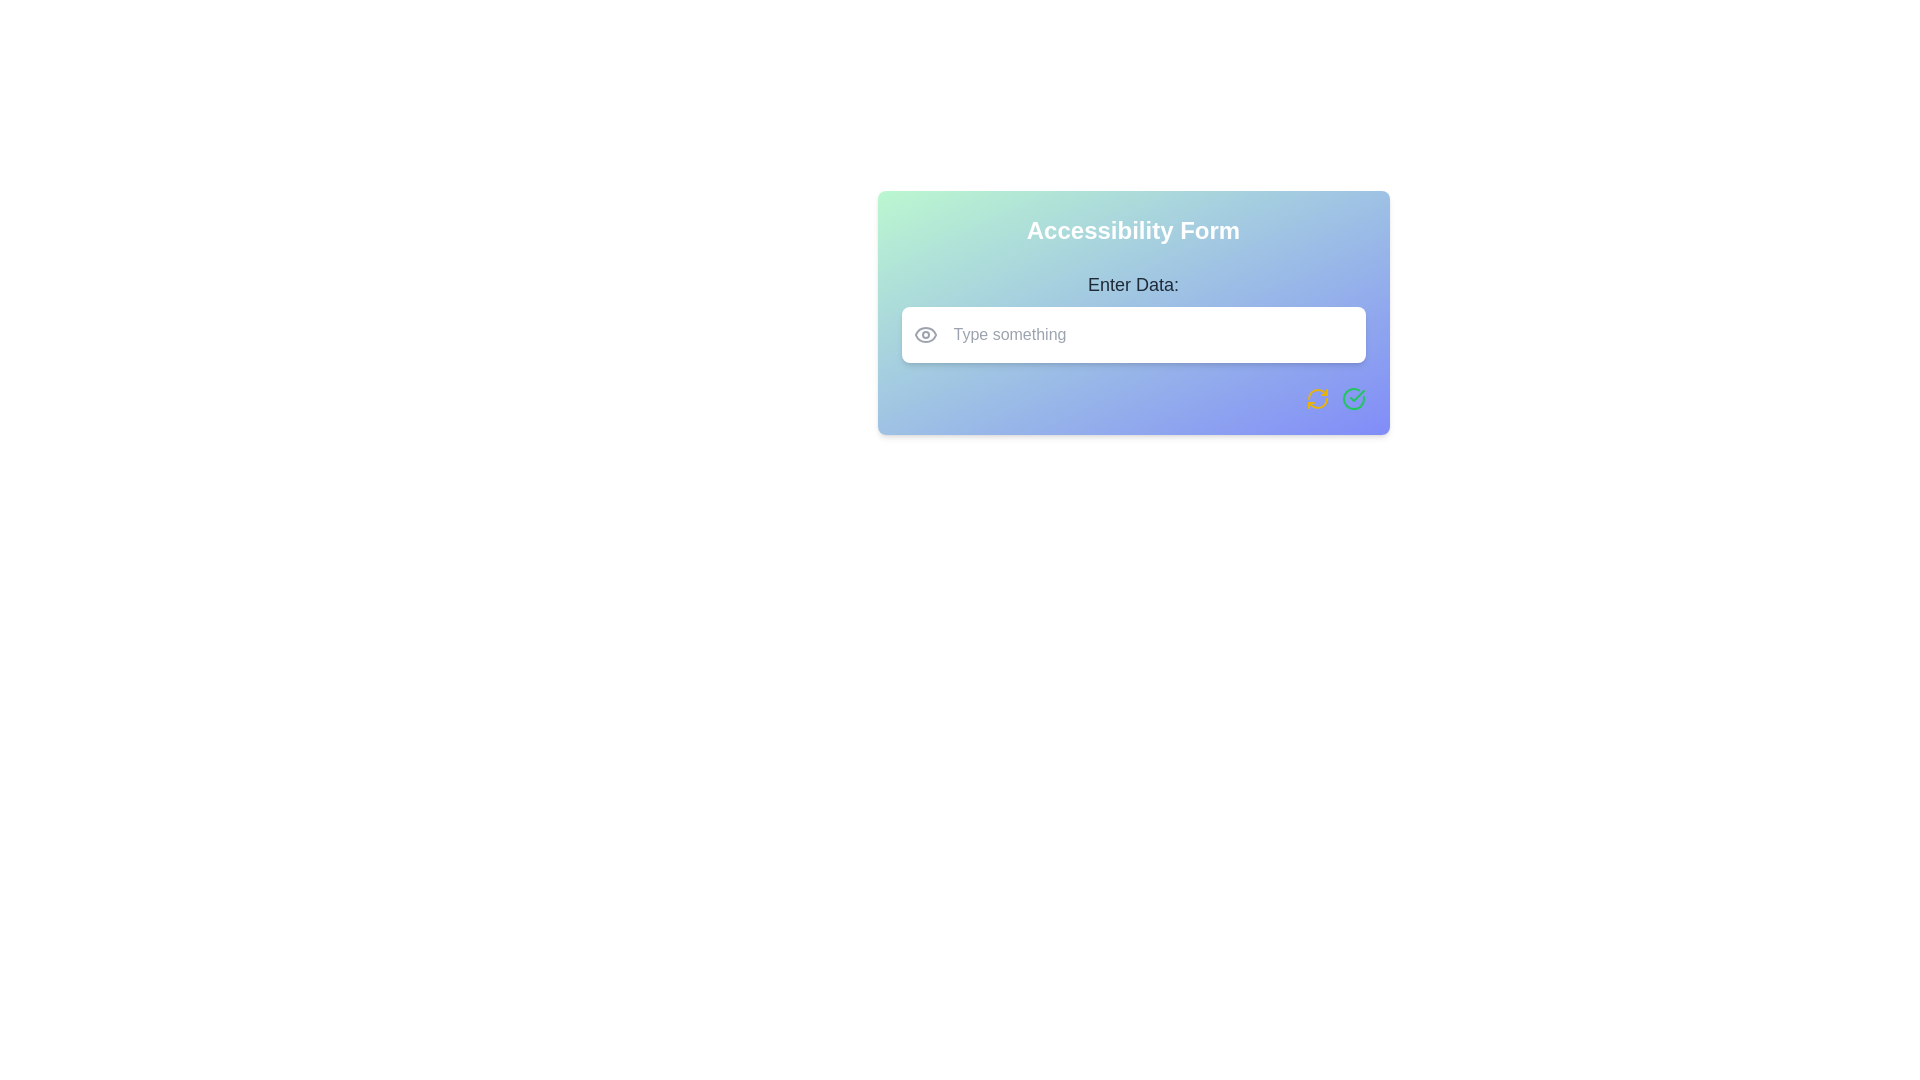 Image resolution: width=1920 pixels, height=1080 pixels. Describe the element at coordinates (1317, 403) in the screenshot. I see `the third segment of the circular arrow icon located in the bottom-right corner of the form, which represents a refresh or reset action` at that location.